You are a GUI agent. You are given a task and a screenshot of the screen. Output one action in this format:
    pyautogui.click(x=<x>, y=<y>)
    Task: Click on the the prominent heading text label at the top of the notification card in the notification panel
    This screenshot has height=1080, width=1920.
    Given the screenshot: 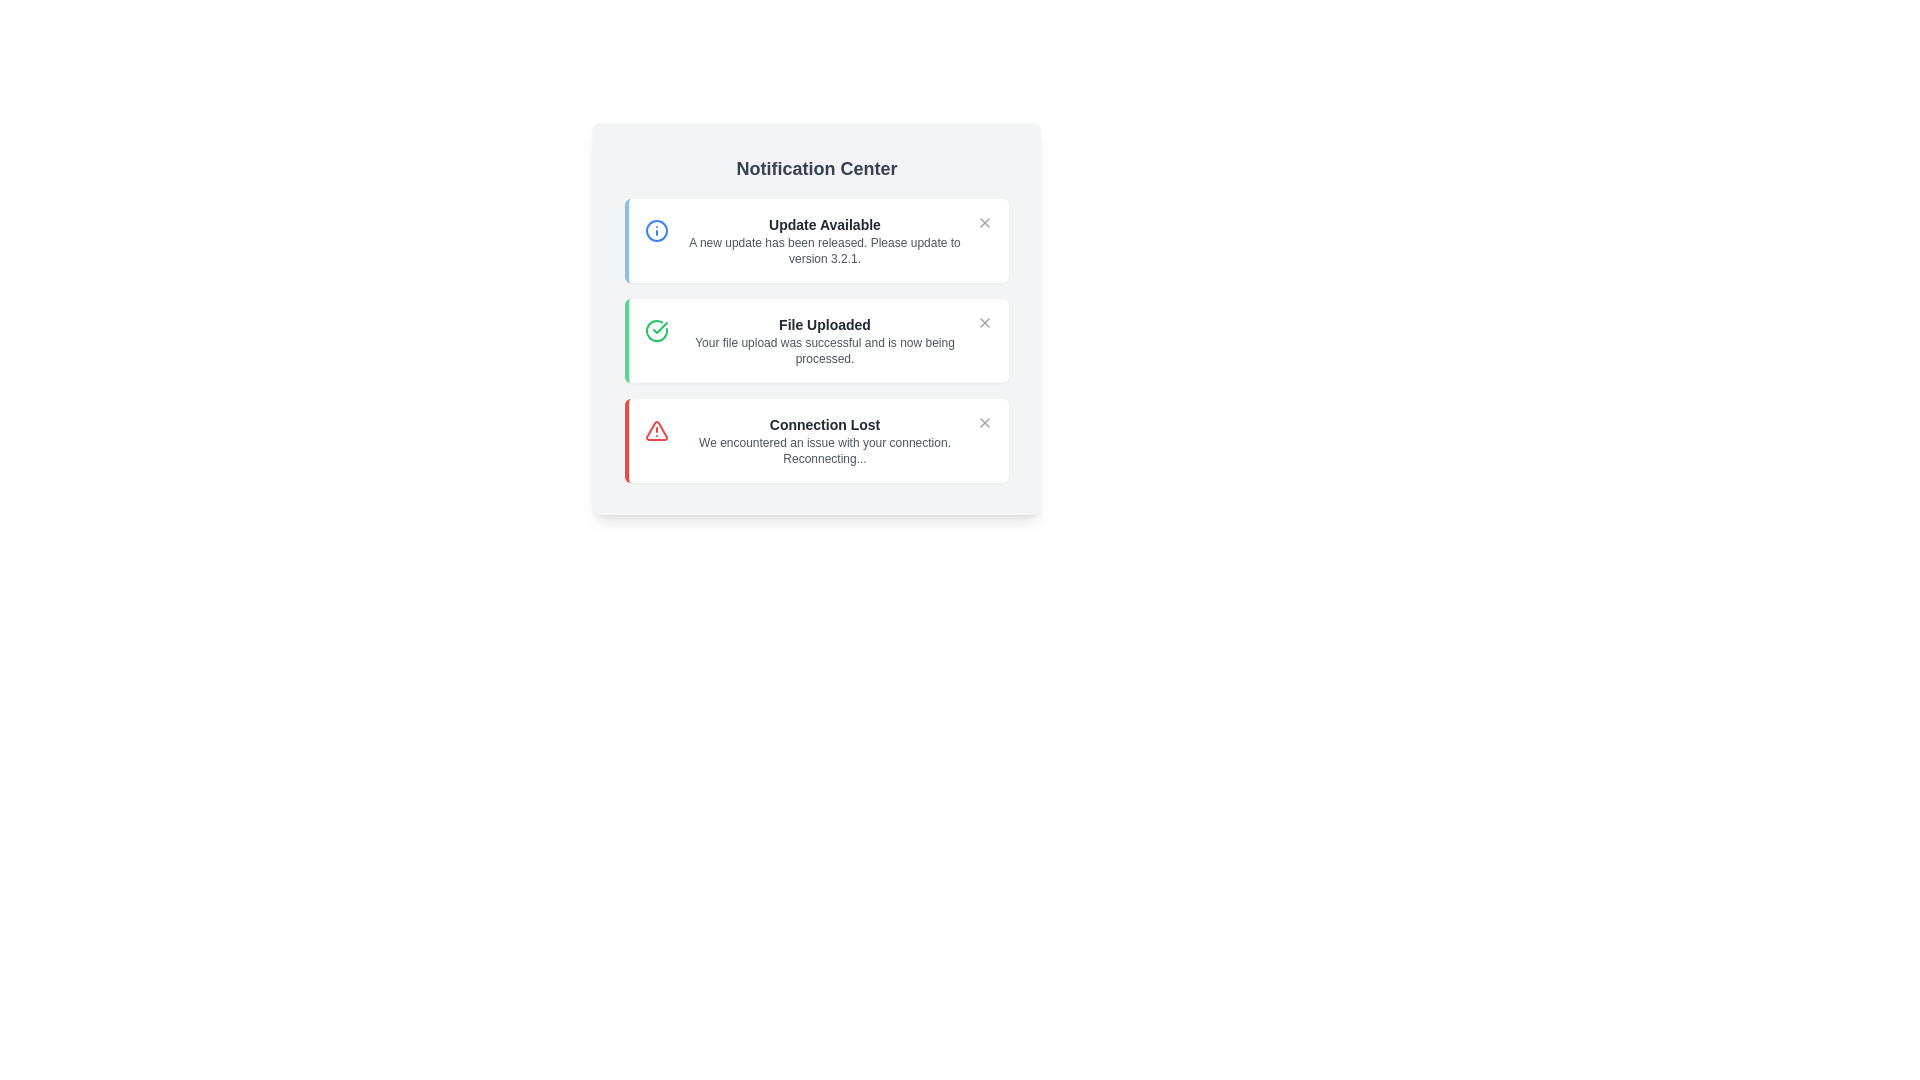 What is the action you would take?
    pyautogui.click(x=825, y=224)
    